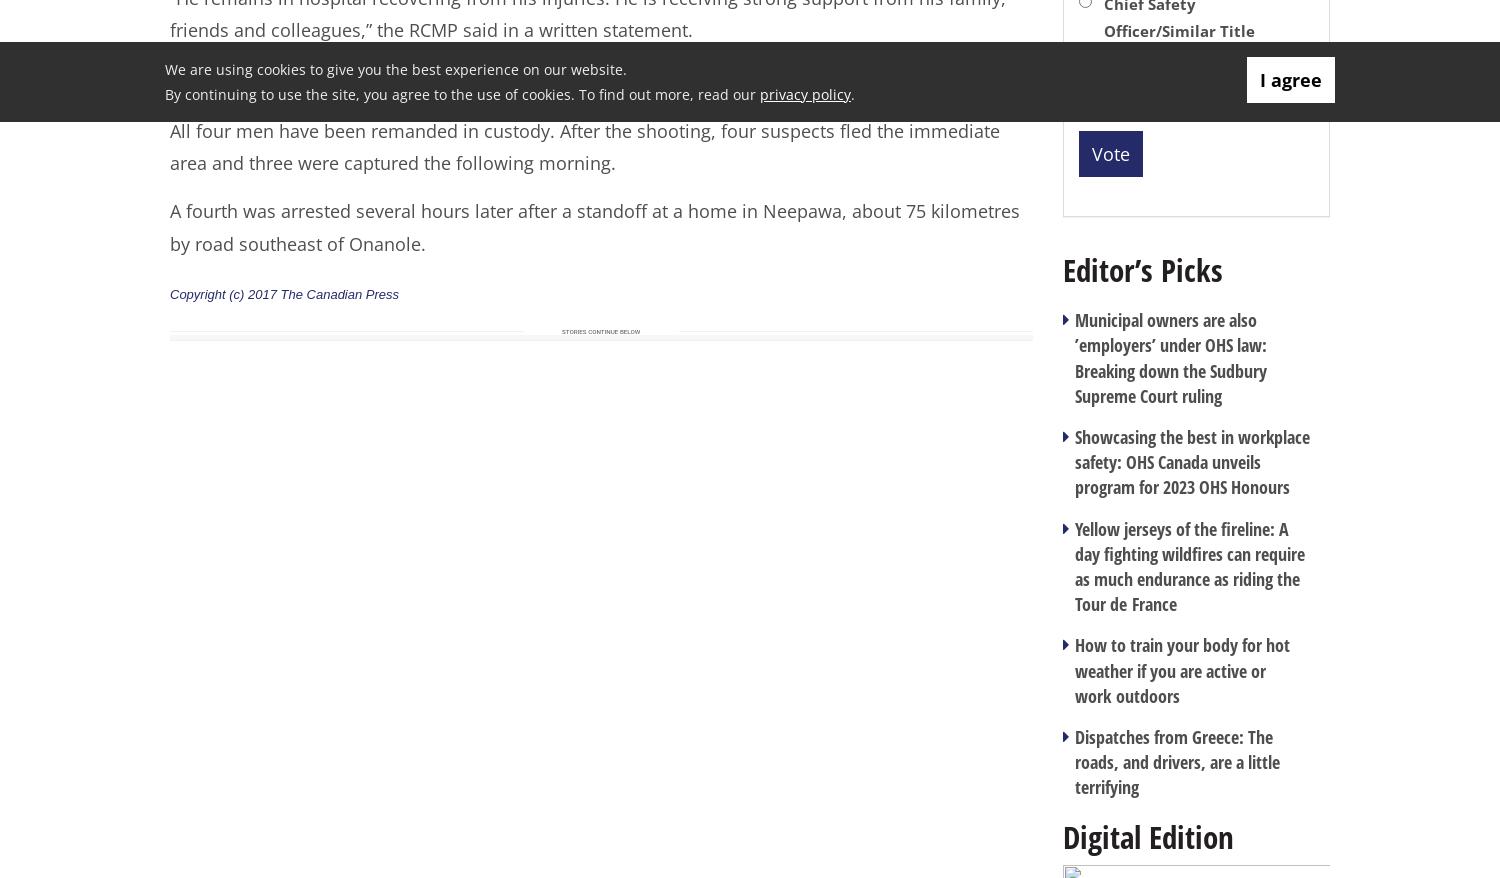 Image resolution: width=1500 pixels, height=878 pixels. I want to click on 'By continuing to use the site, you agree to the use of cookies. To find out more, read our', so click(461, 92).